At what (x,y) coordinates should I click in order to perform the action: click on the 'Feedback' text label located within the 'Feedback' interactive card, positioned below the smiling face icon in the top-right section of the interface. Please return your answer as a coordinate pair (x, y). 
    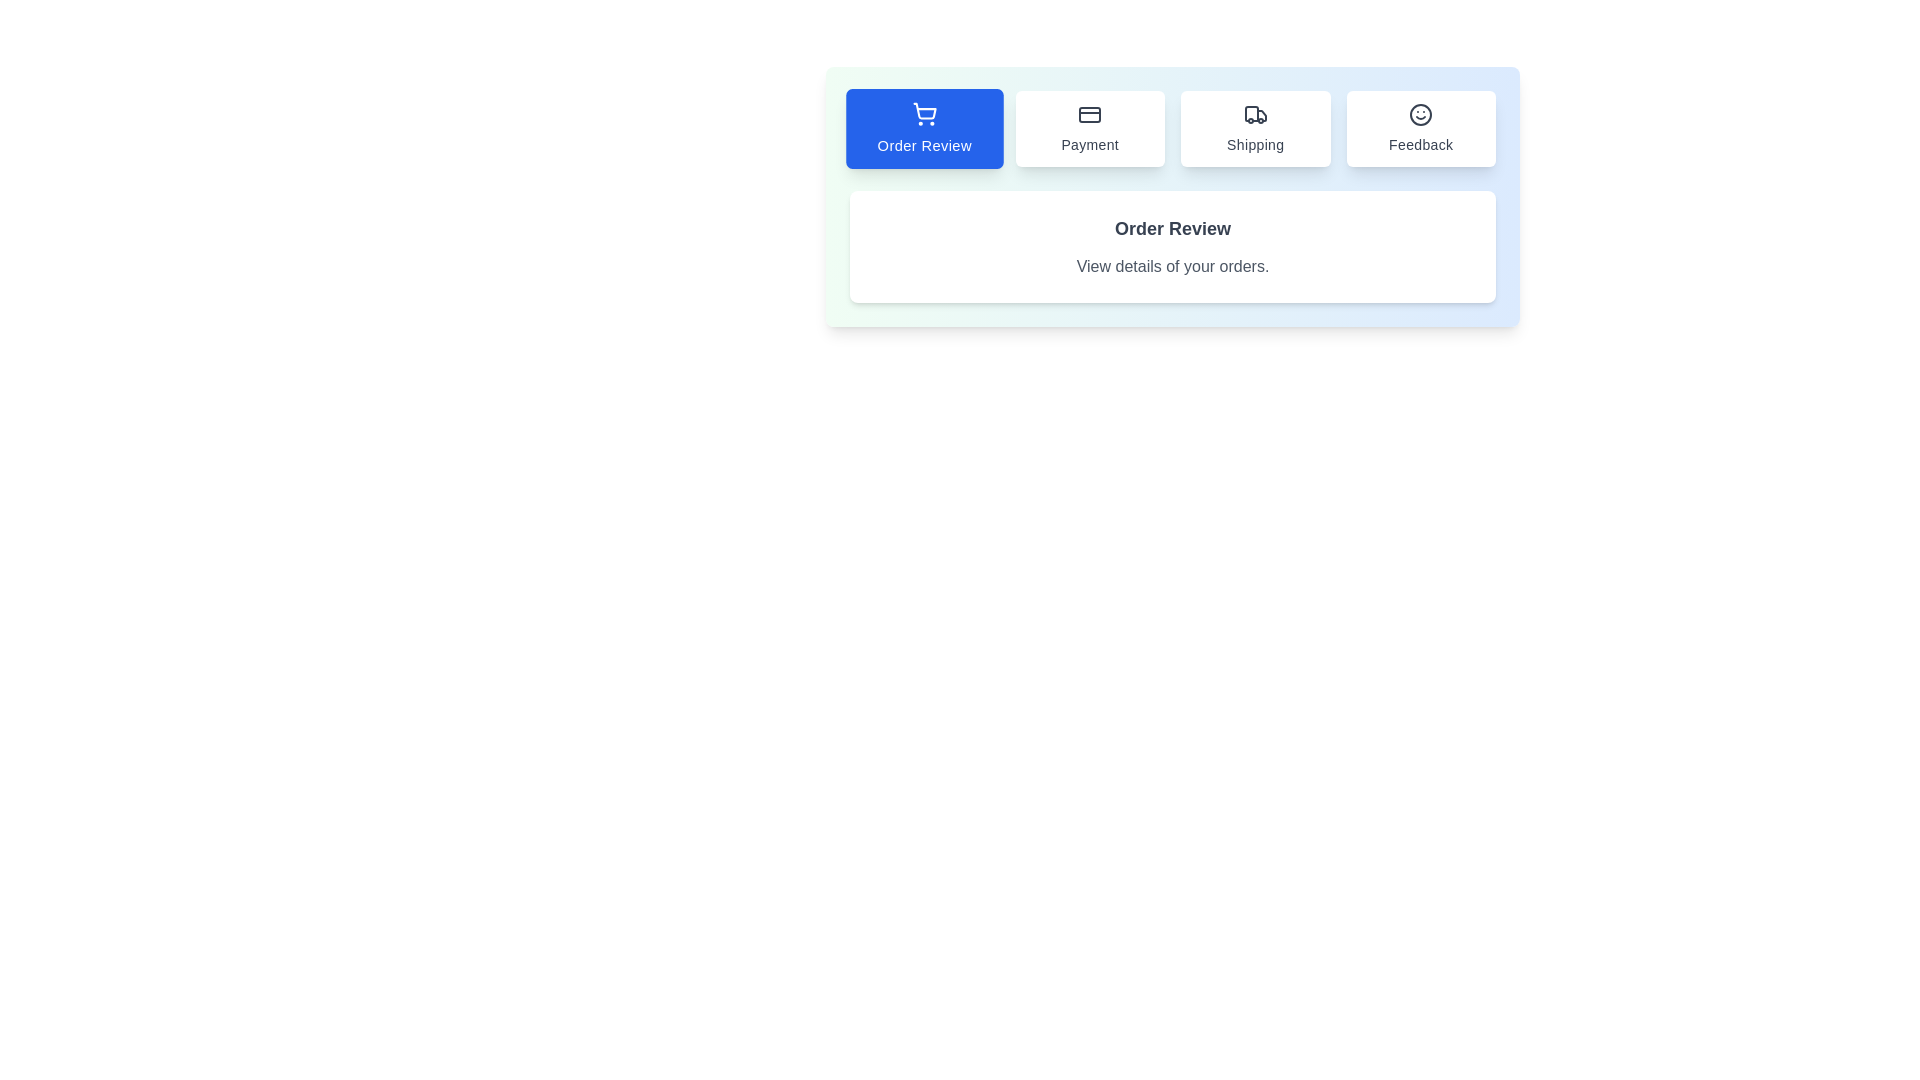
    Looking at the image, I should click on (1420, 144).